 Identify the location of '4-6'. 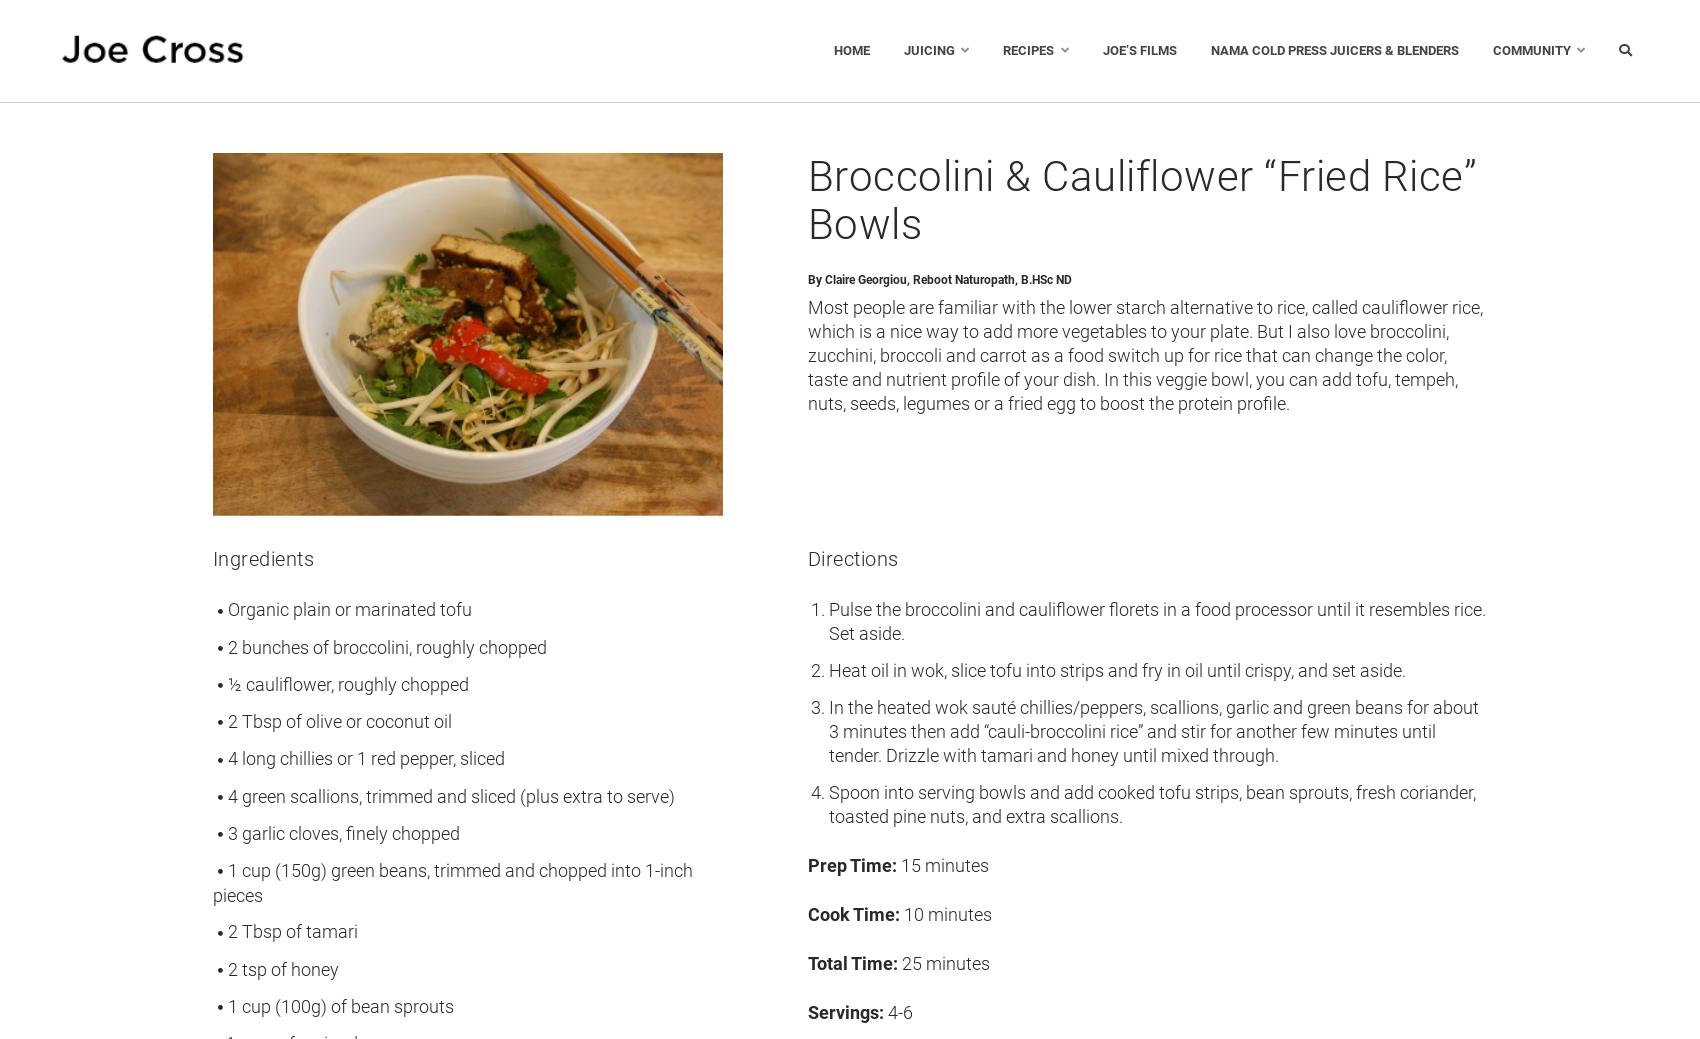
(897, 1011).